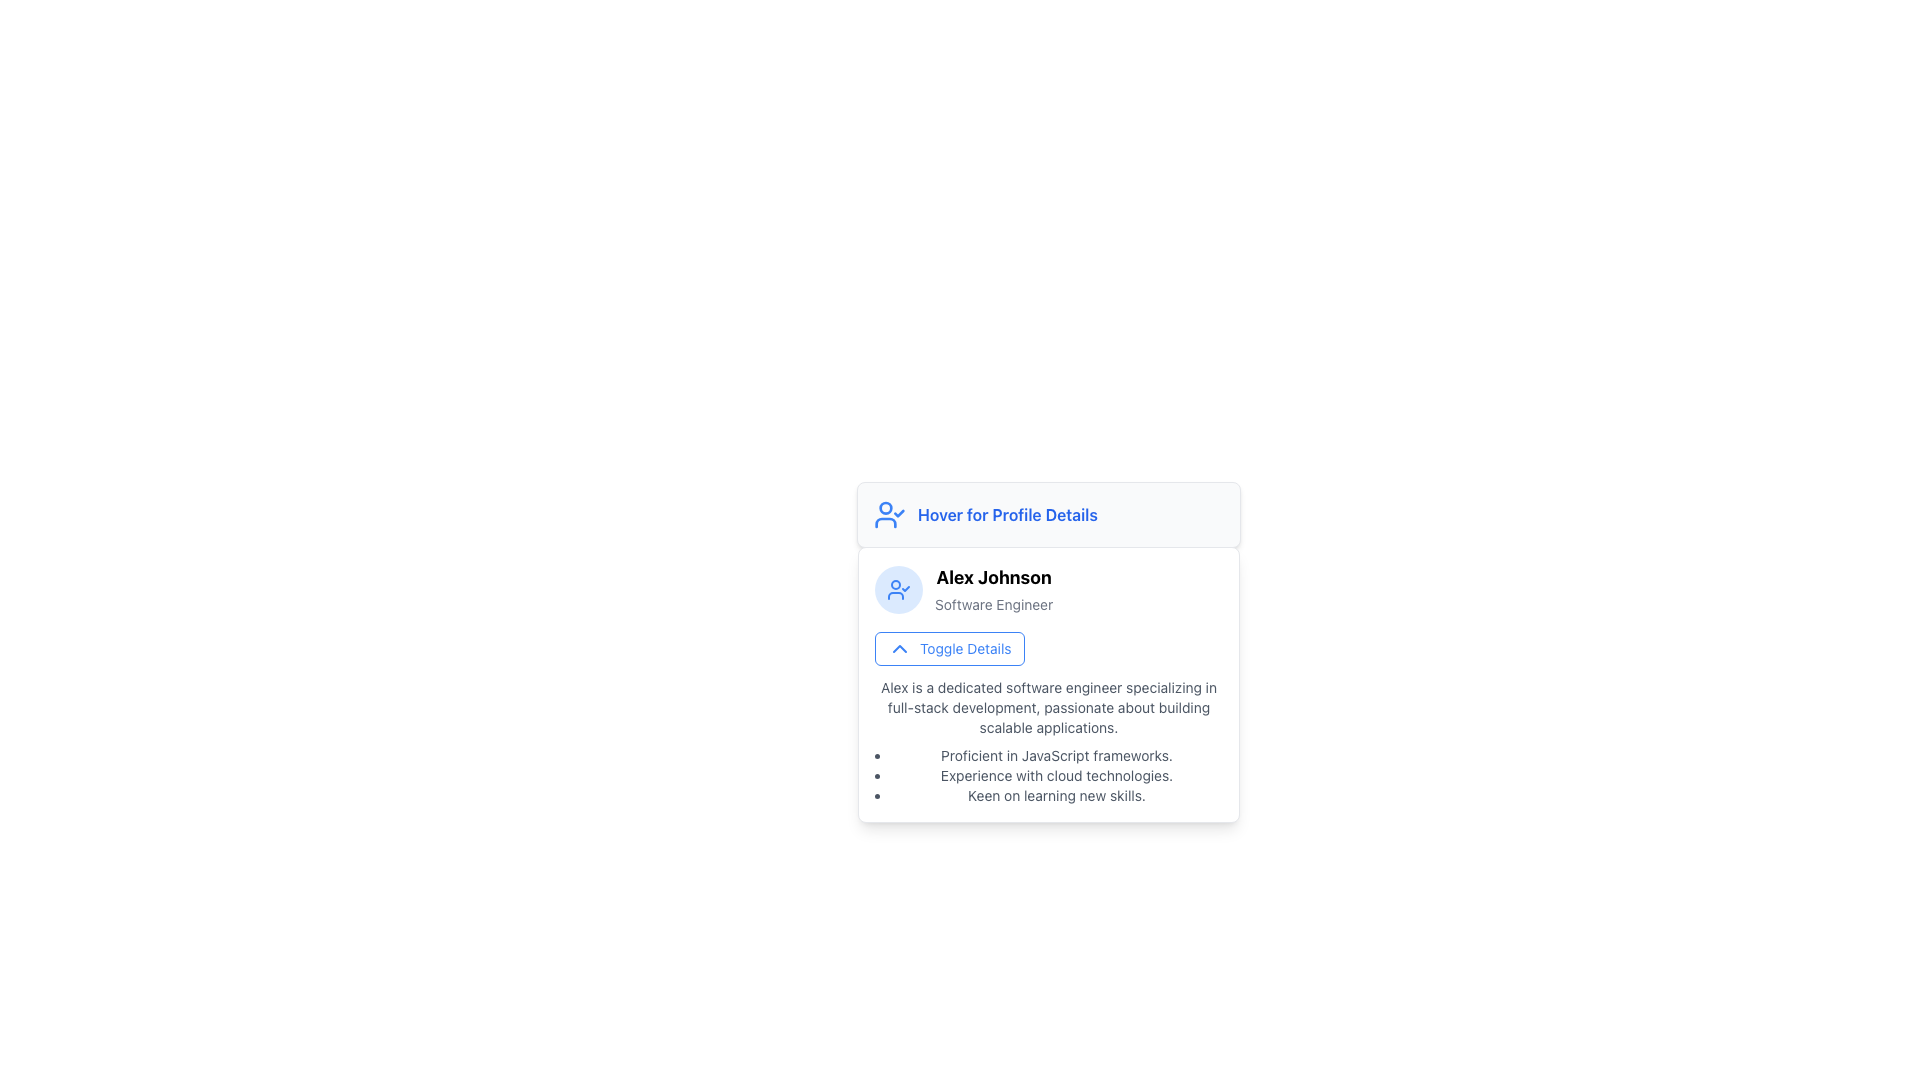  I want to click on the static text label displaying 'Alex Johnson', which is styled in bold and large font, located at the center-top of the profile information card, so click(994, 578).